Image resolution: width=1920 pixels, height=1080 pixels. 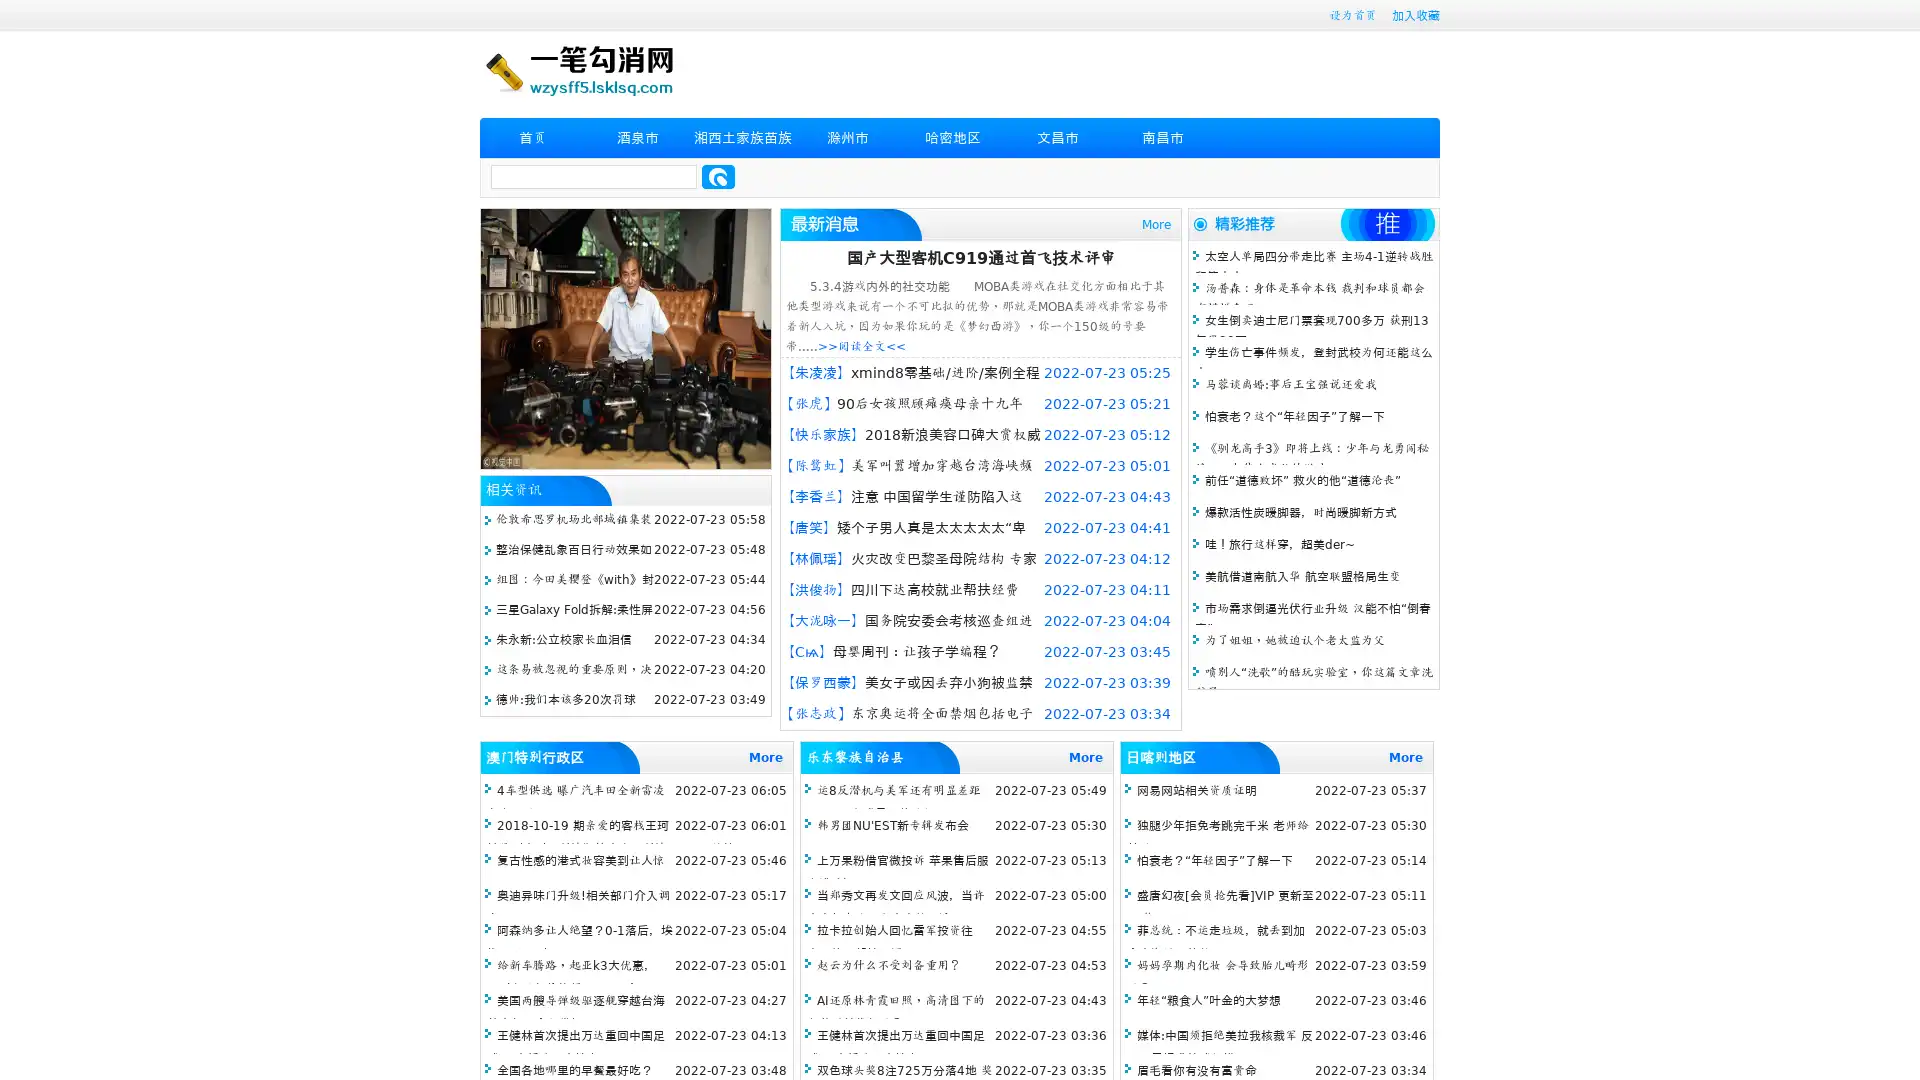 I want to click on Search, so click(x=718, y=176).